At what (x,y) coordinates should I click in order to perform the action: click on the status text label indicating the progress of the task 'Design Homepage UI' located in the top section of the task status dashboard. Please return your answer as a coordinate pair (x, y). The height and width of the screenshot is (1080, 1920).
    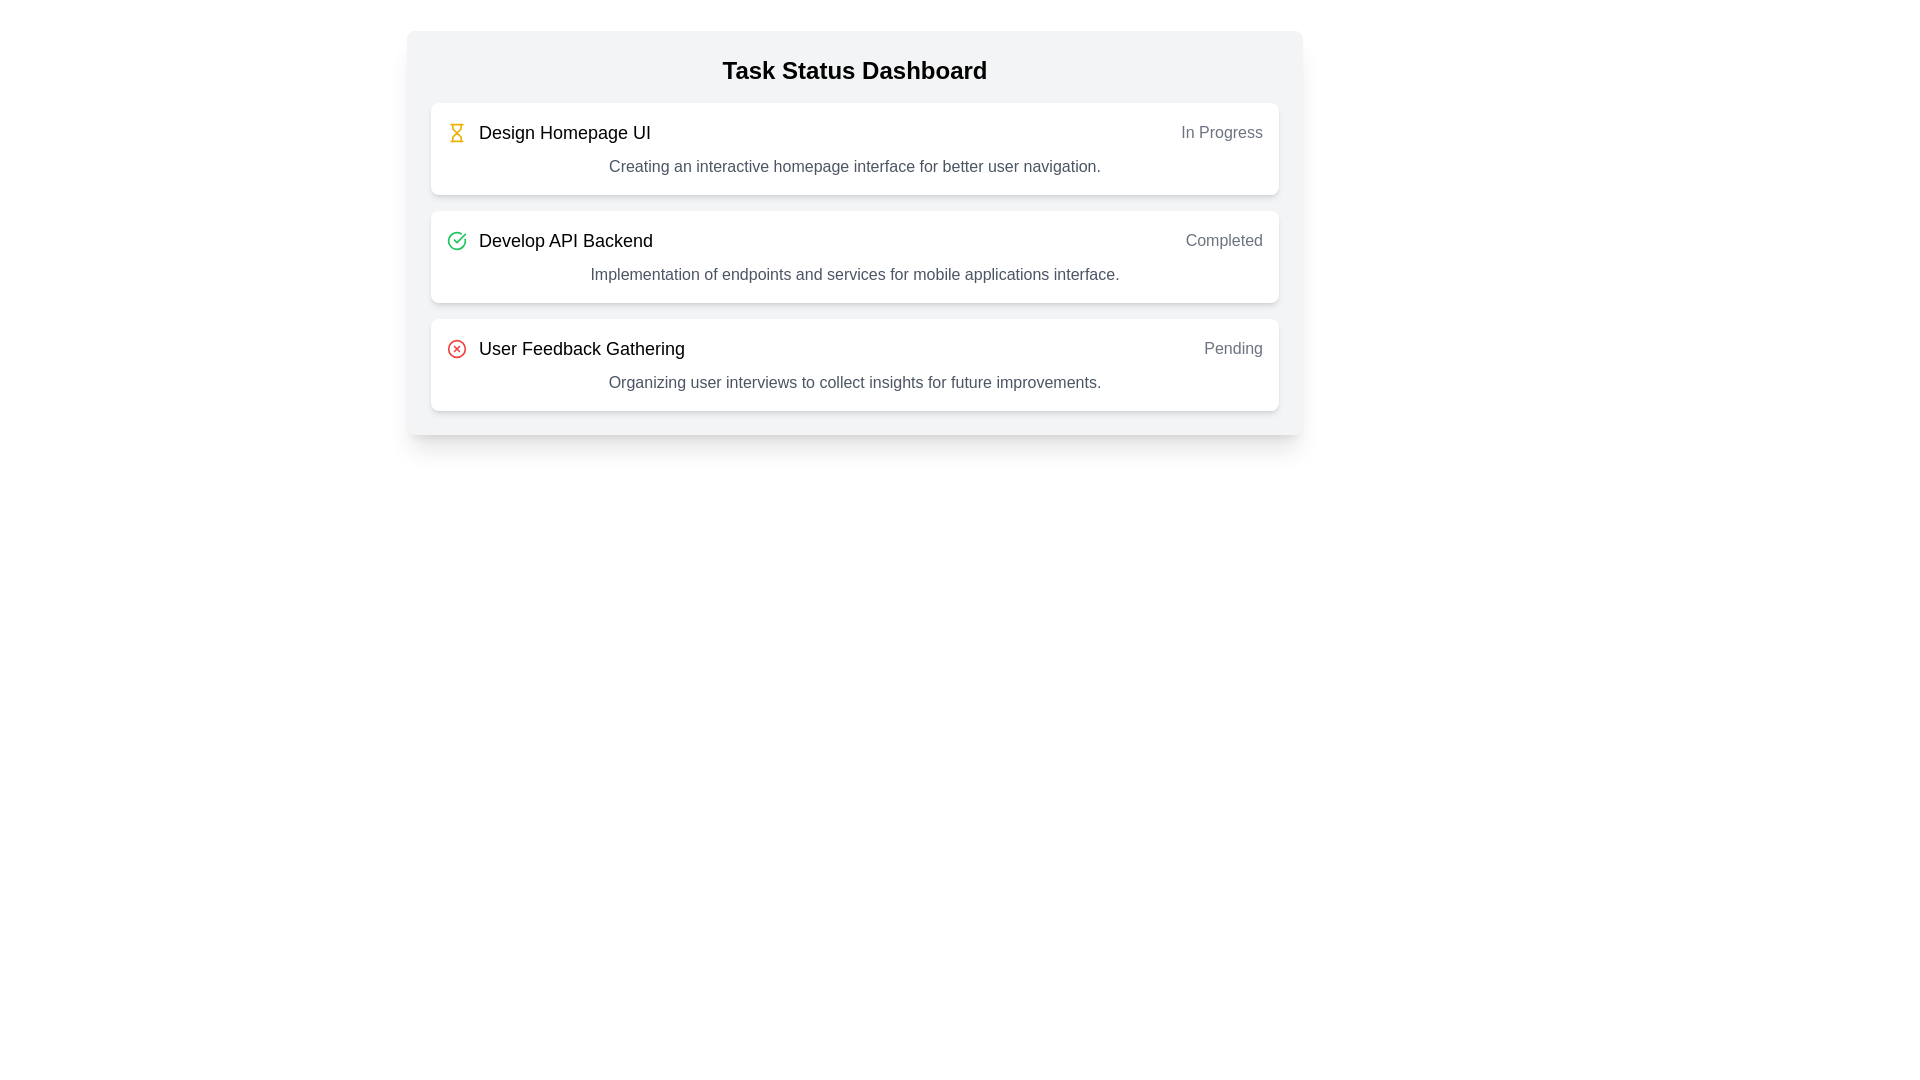
    Looking at the image, I should click on (1221, 132).